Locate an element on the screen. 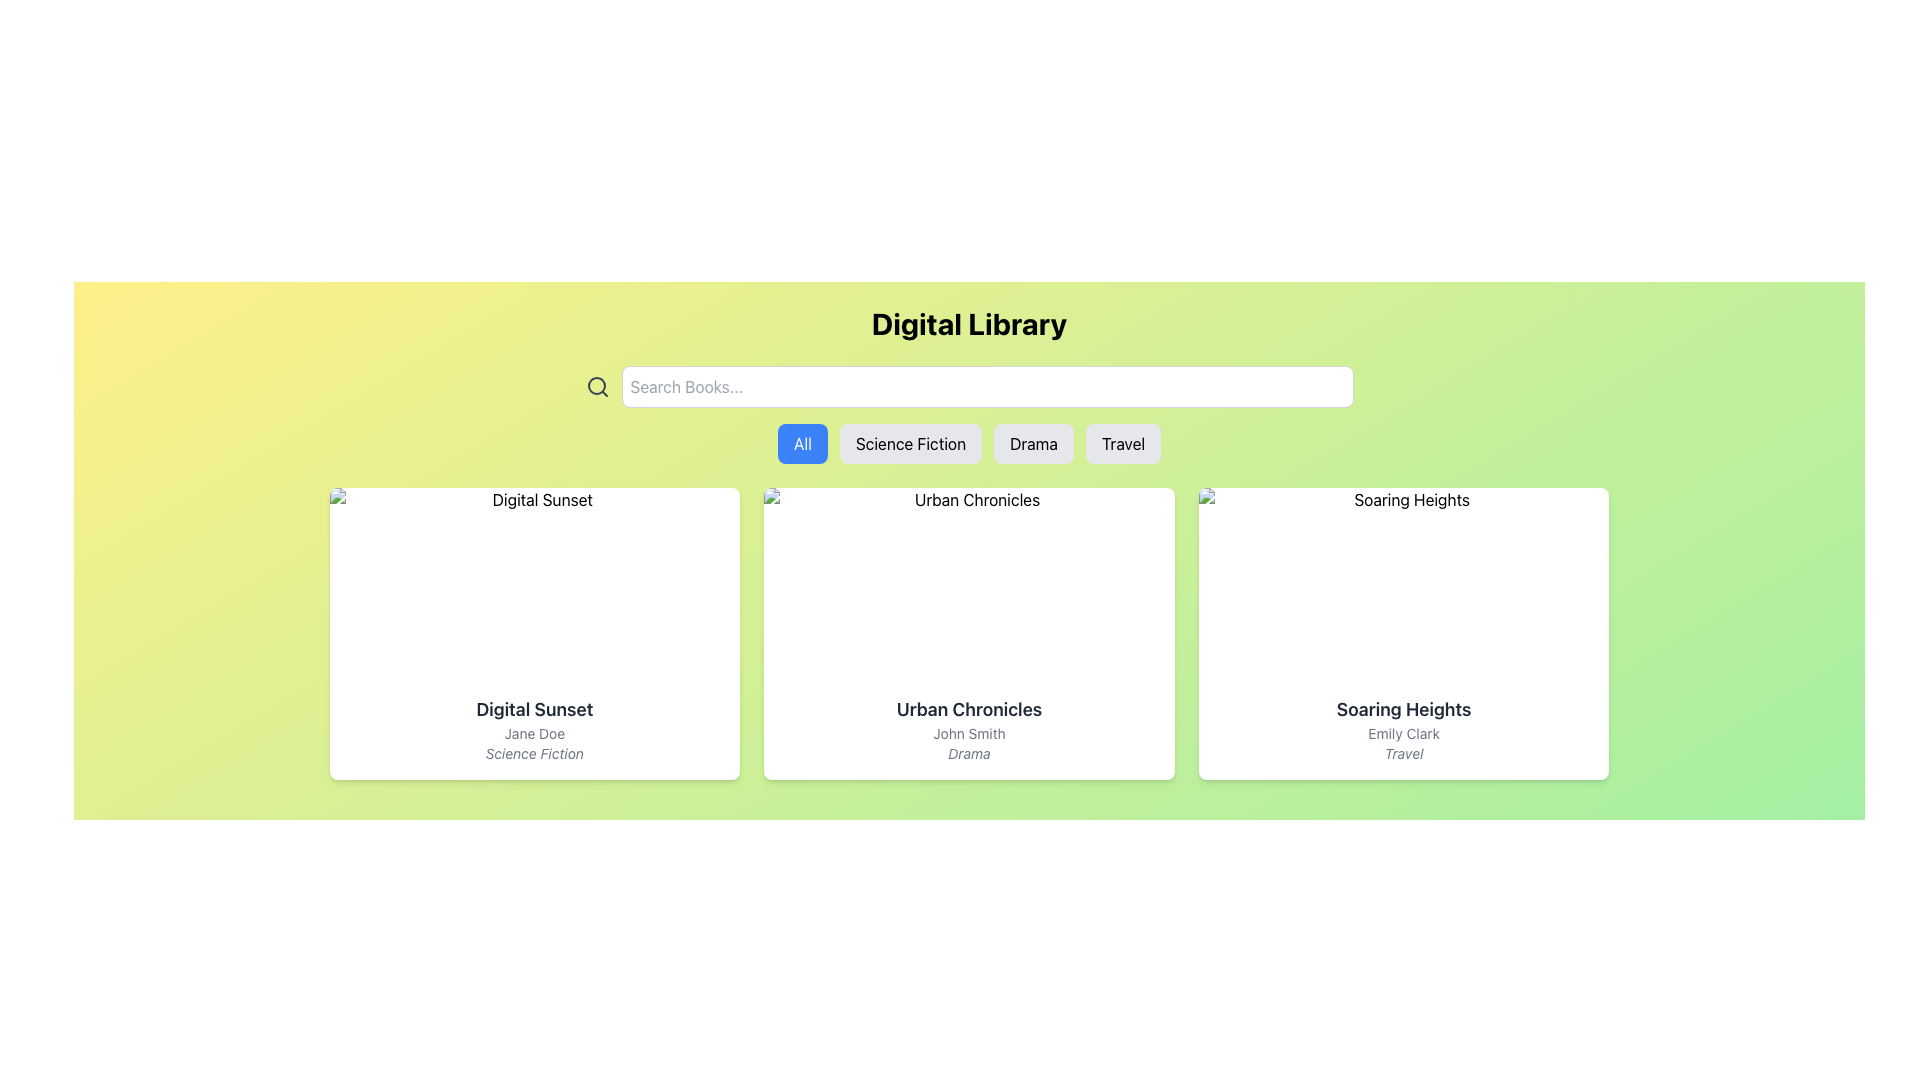 The width and height of the screenshot is (1920, 1080). the static text label displaying the author's name for the book 'Urban Chronicles', which is centrally located below the title and above the italicized text 'Drama' is located at coordinates (969, 733).